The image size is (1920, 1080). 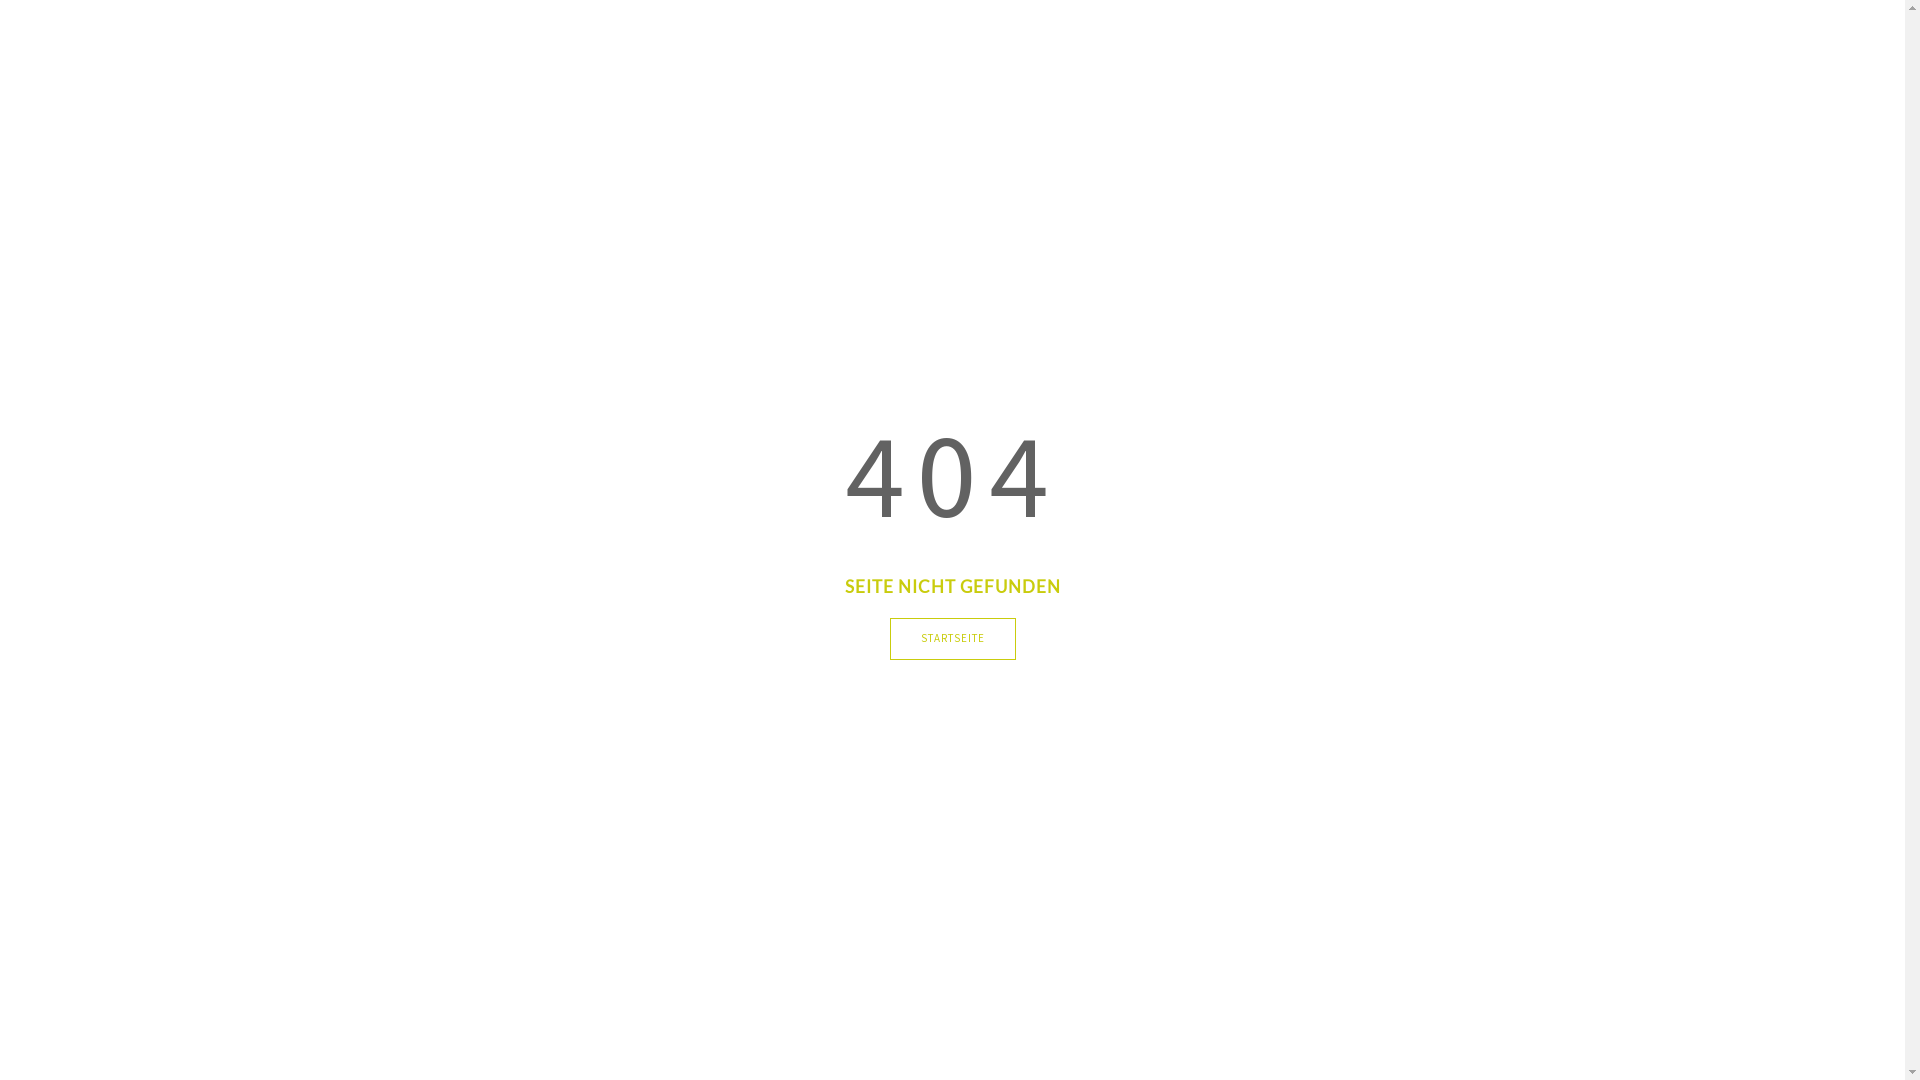 What do you see at coordinates (888, 639) in the screenshot?
I see `'STARTSEITE'` at bounding box center [888, 639].